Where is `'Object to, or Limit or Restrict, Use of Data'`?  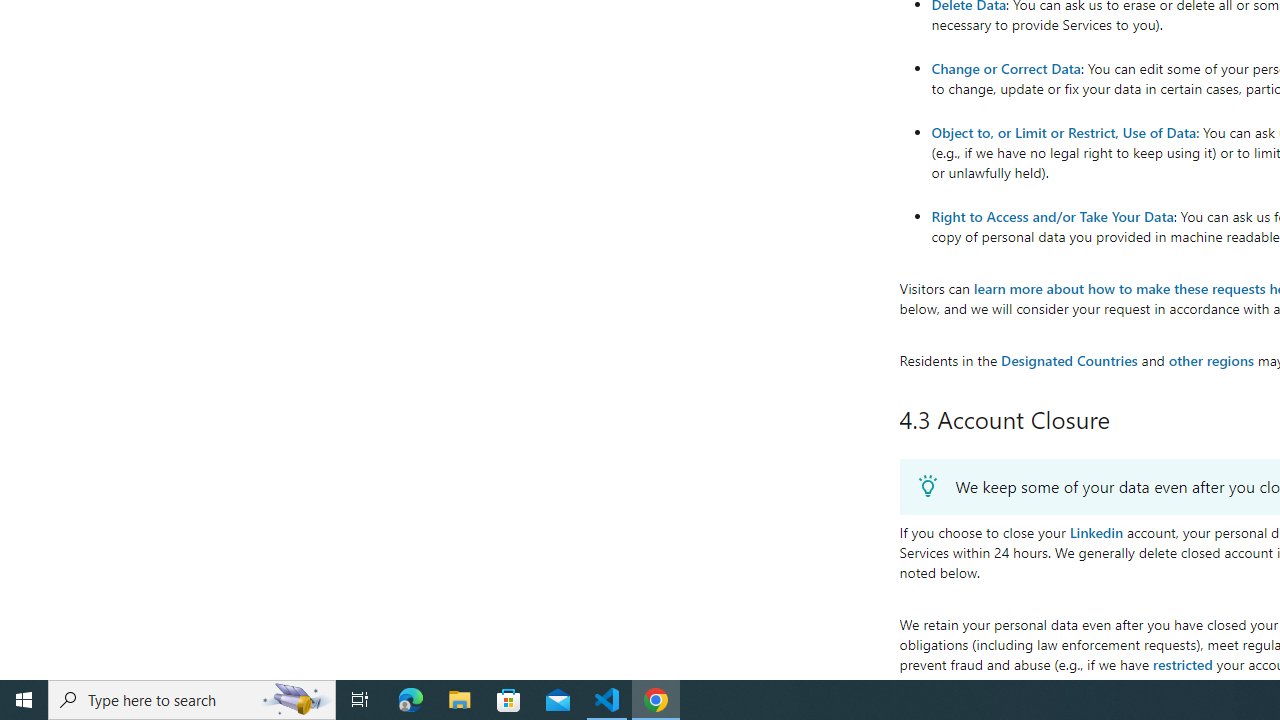 'Object to, or Limit or Restrict, Use of Data' is located at coordinates (1062, 131).